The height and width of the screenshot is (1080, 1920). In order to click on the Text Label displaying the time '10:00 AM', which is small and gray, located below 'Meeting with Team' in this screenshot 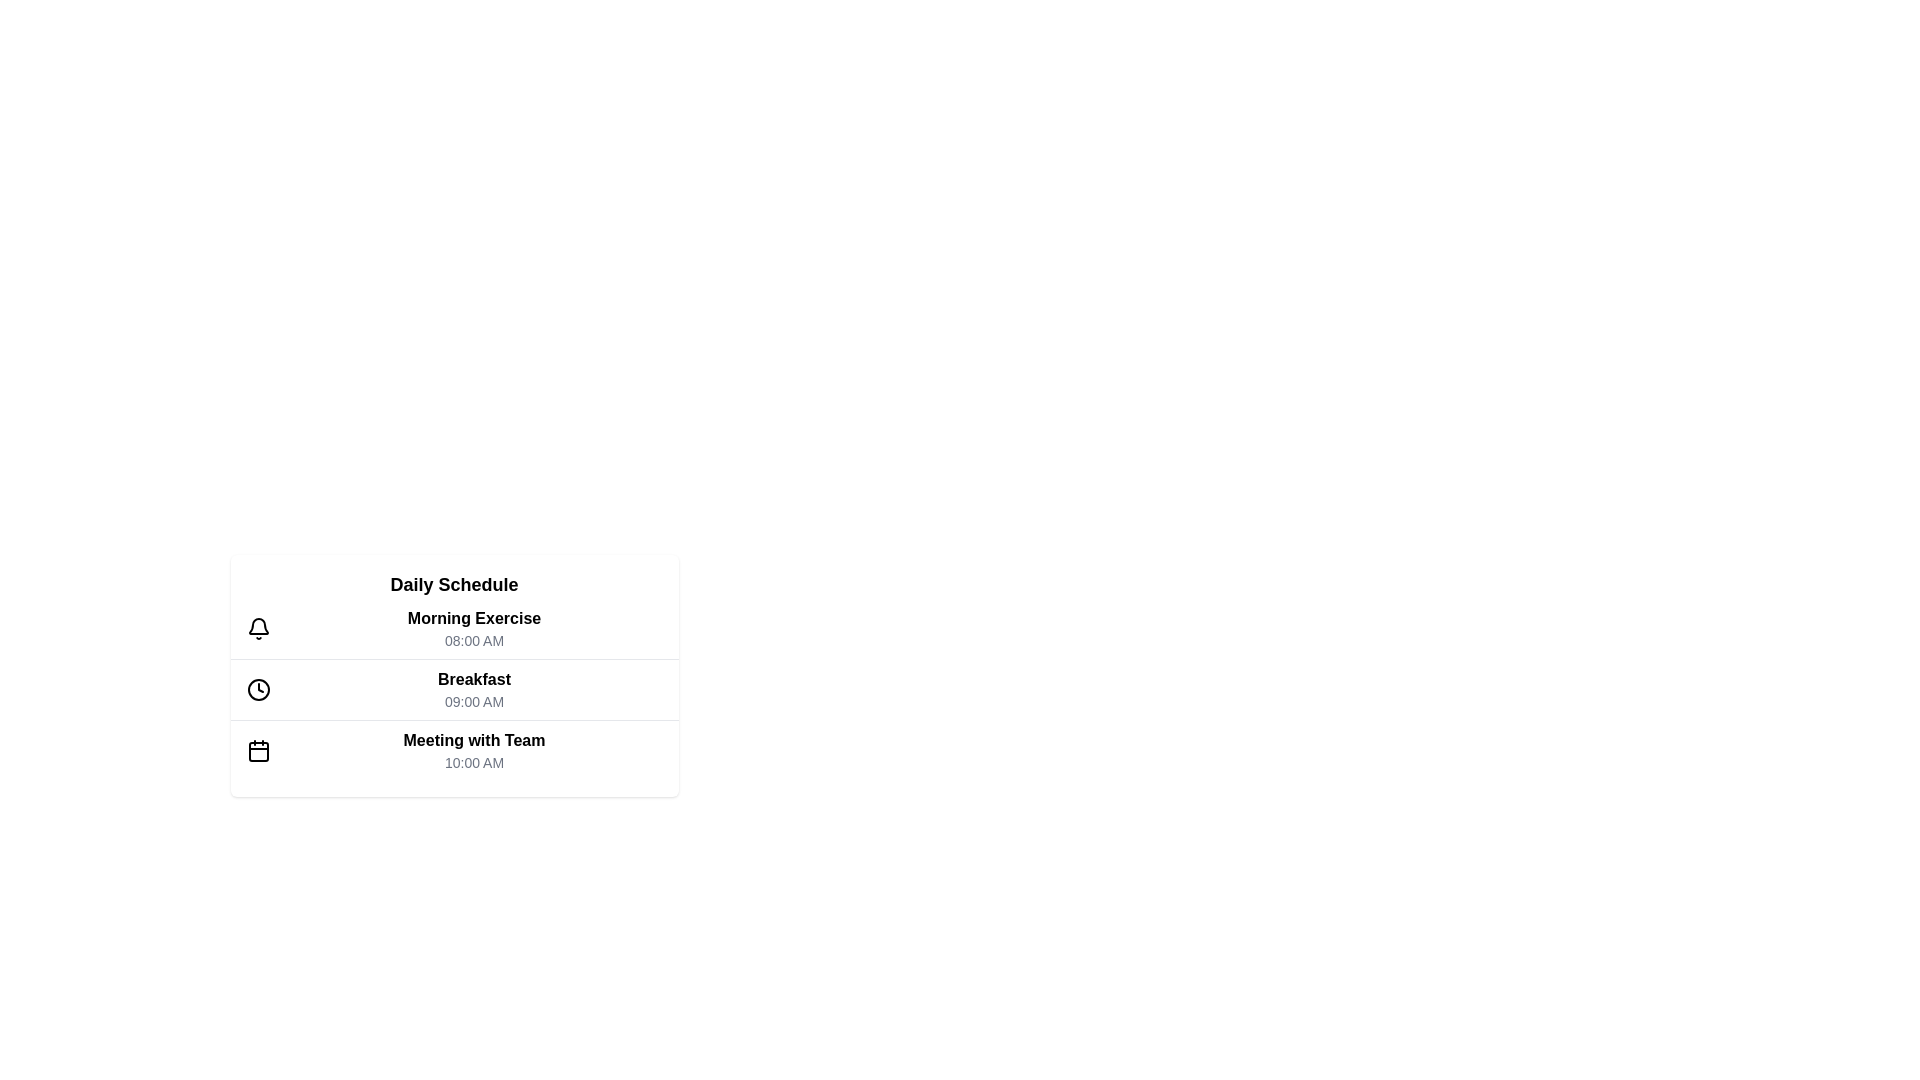, I will do `click(473, 763)`.